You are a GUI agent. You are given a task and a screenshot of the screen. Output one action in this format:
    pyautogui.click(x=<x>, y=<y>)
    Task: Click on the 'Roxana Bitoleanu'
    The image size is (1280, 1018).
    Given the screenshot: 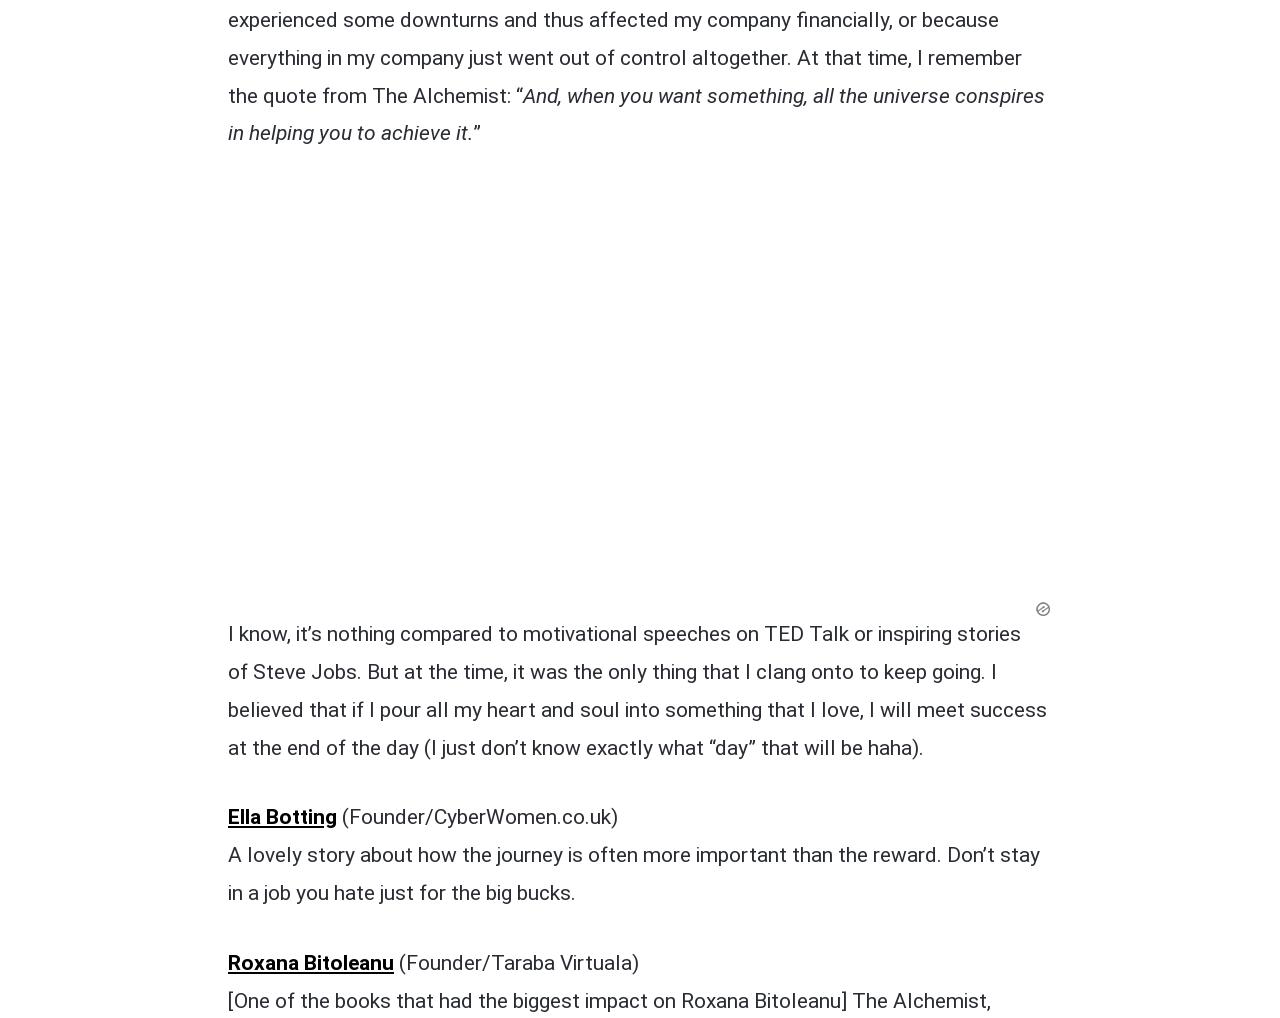 What is the action you would take?
    pyautogui.click(x=227, y=545)
    